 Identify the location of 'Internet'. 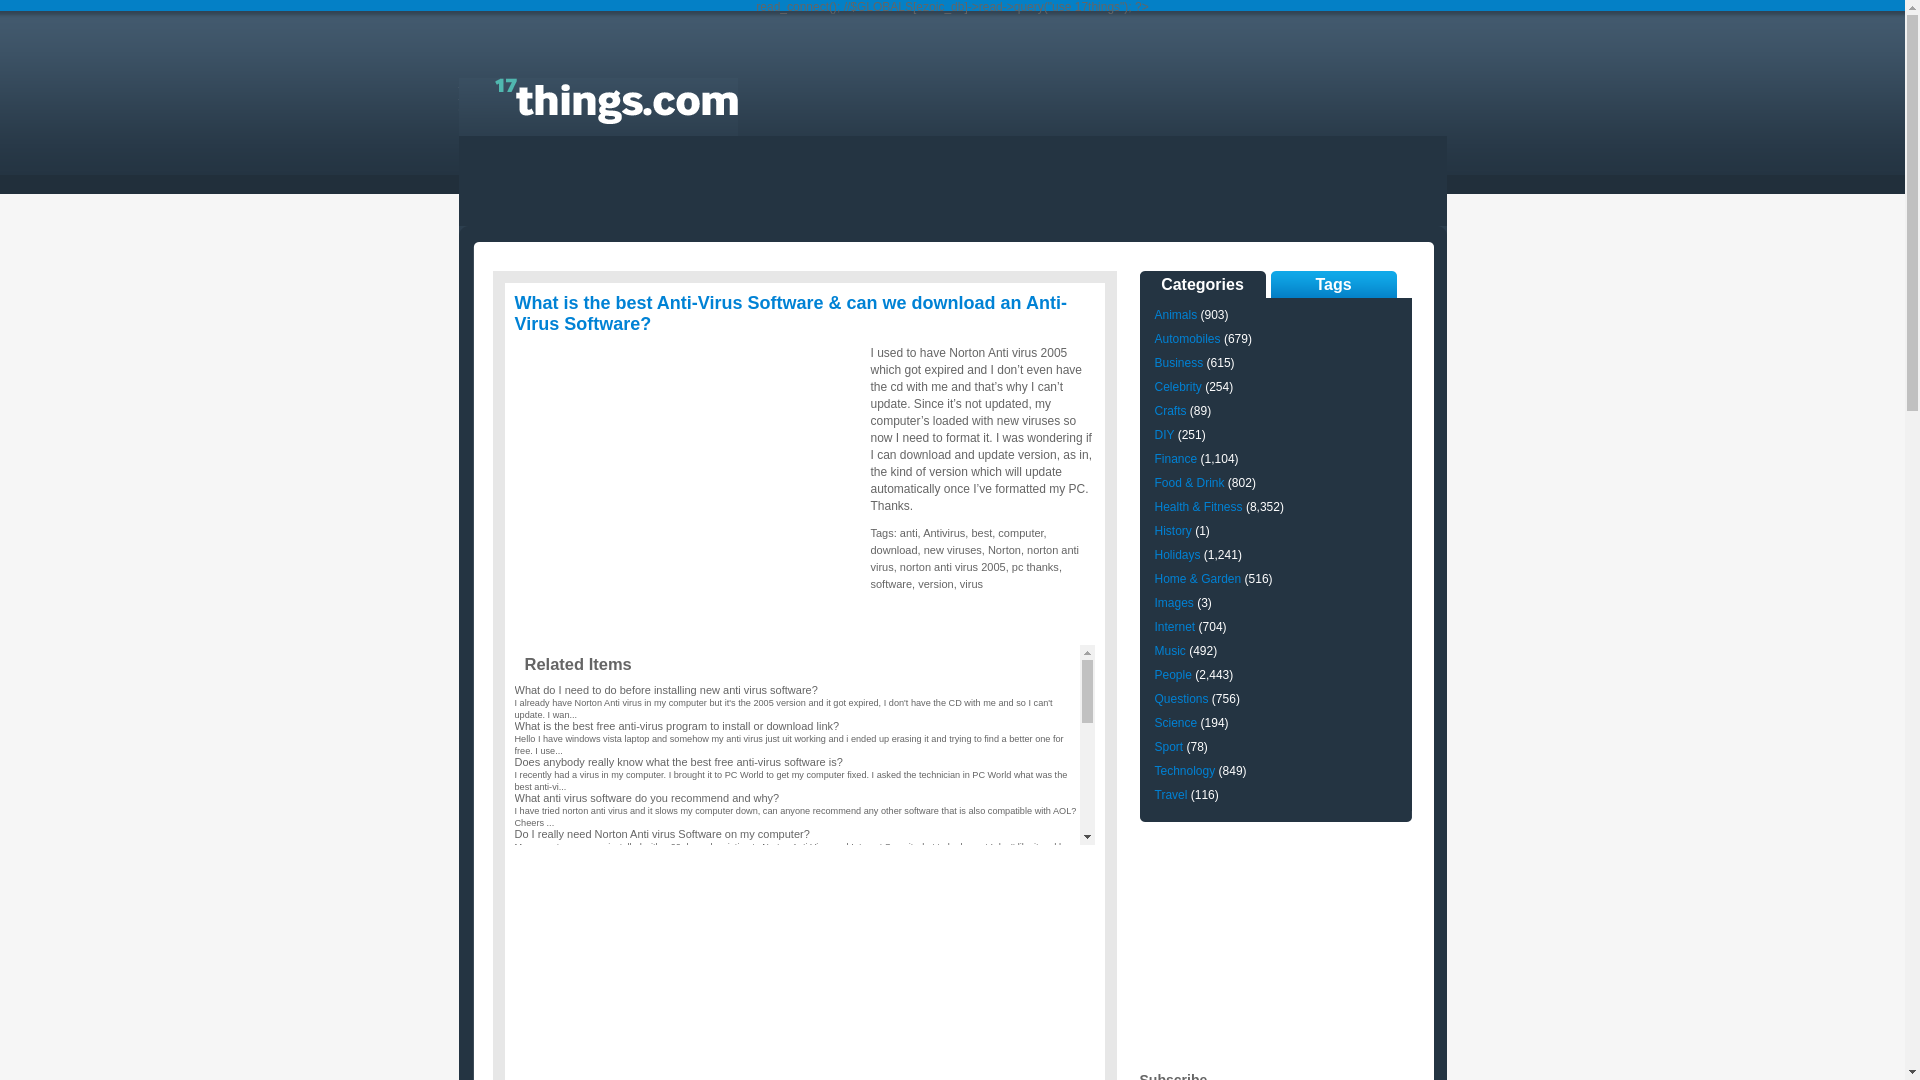
(1174, 626).